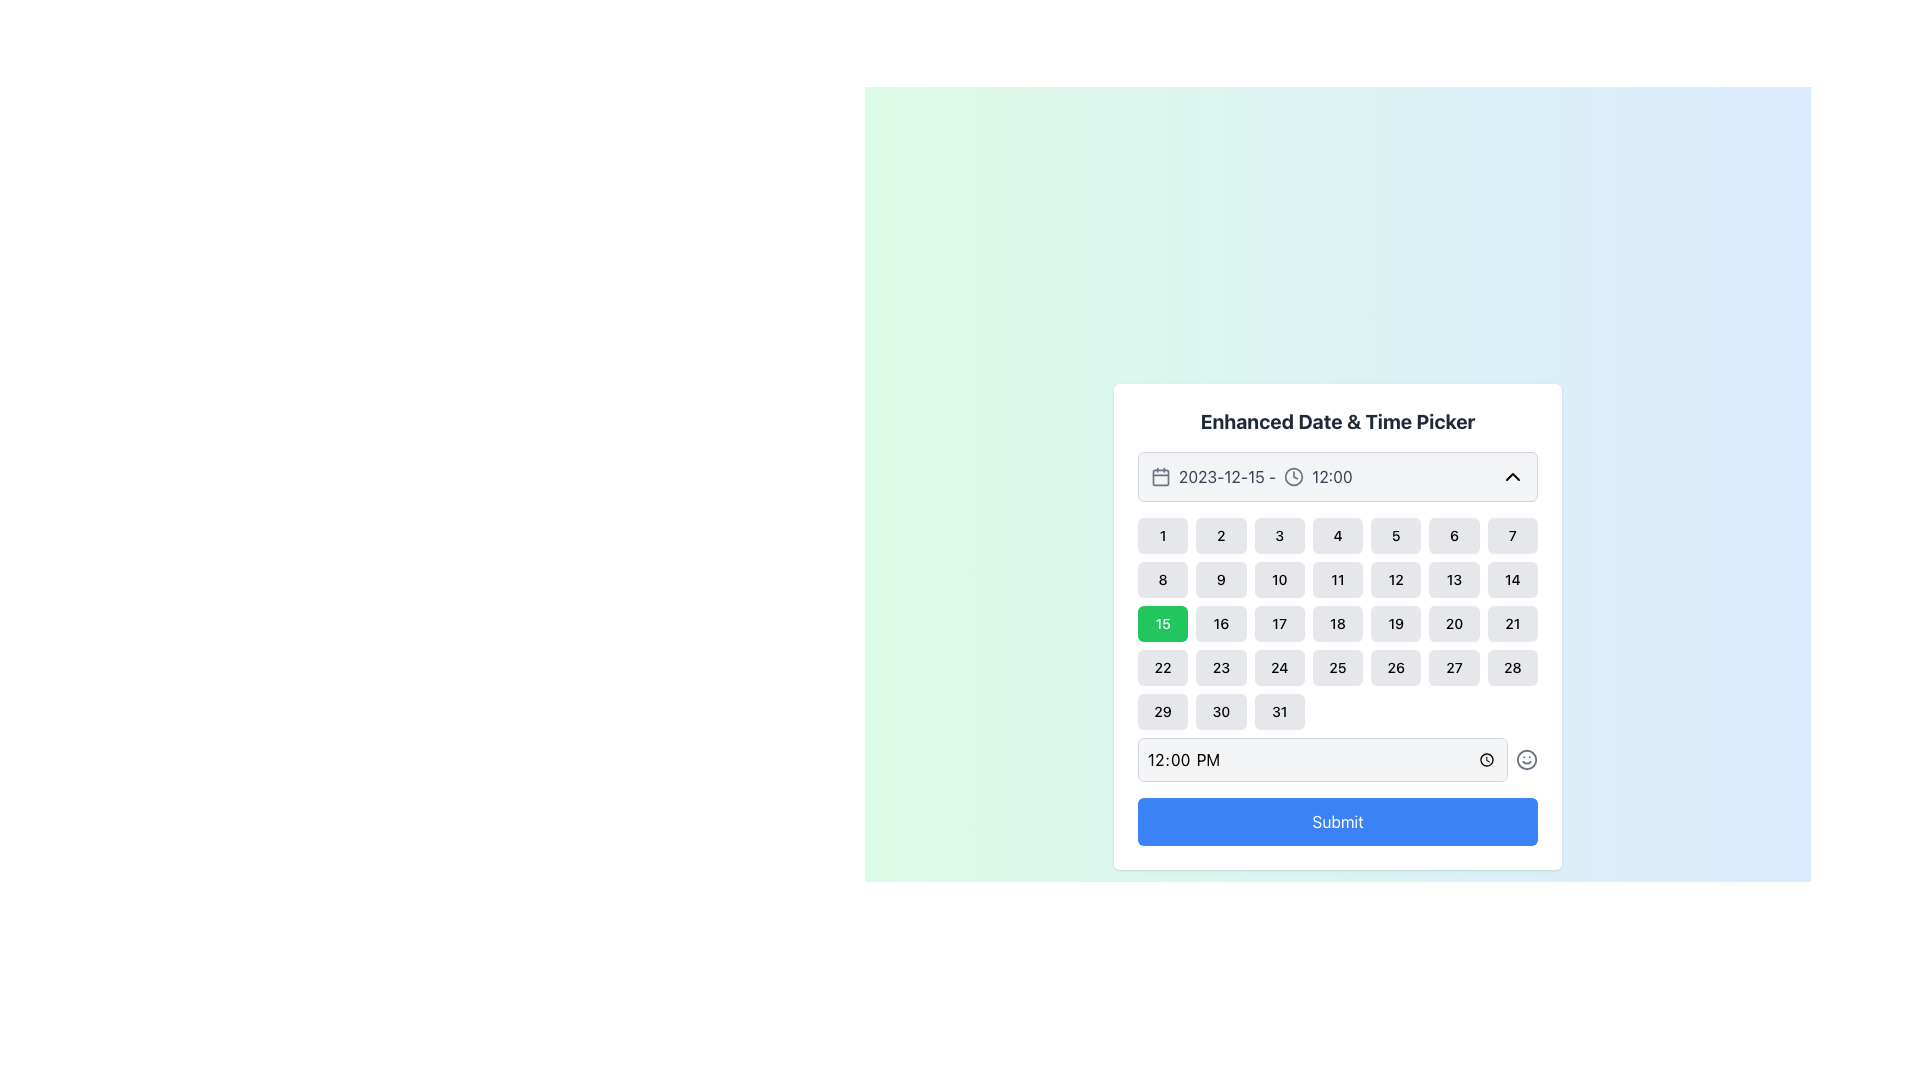 Image resolution: width=1920 pixels, height=1080 pixels. What do you see at coordinates (1220, 579) in the screenshot?
I see `the rounded rectangular gray button labeled '9' in the second row and second column of the calendar grid` at bounding box center [1220, 579].